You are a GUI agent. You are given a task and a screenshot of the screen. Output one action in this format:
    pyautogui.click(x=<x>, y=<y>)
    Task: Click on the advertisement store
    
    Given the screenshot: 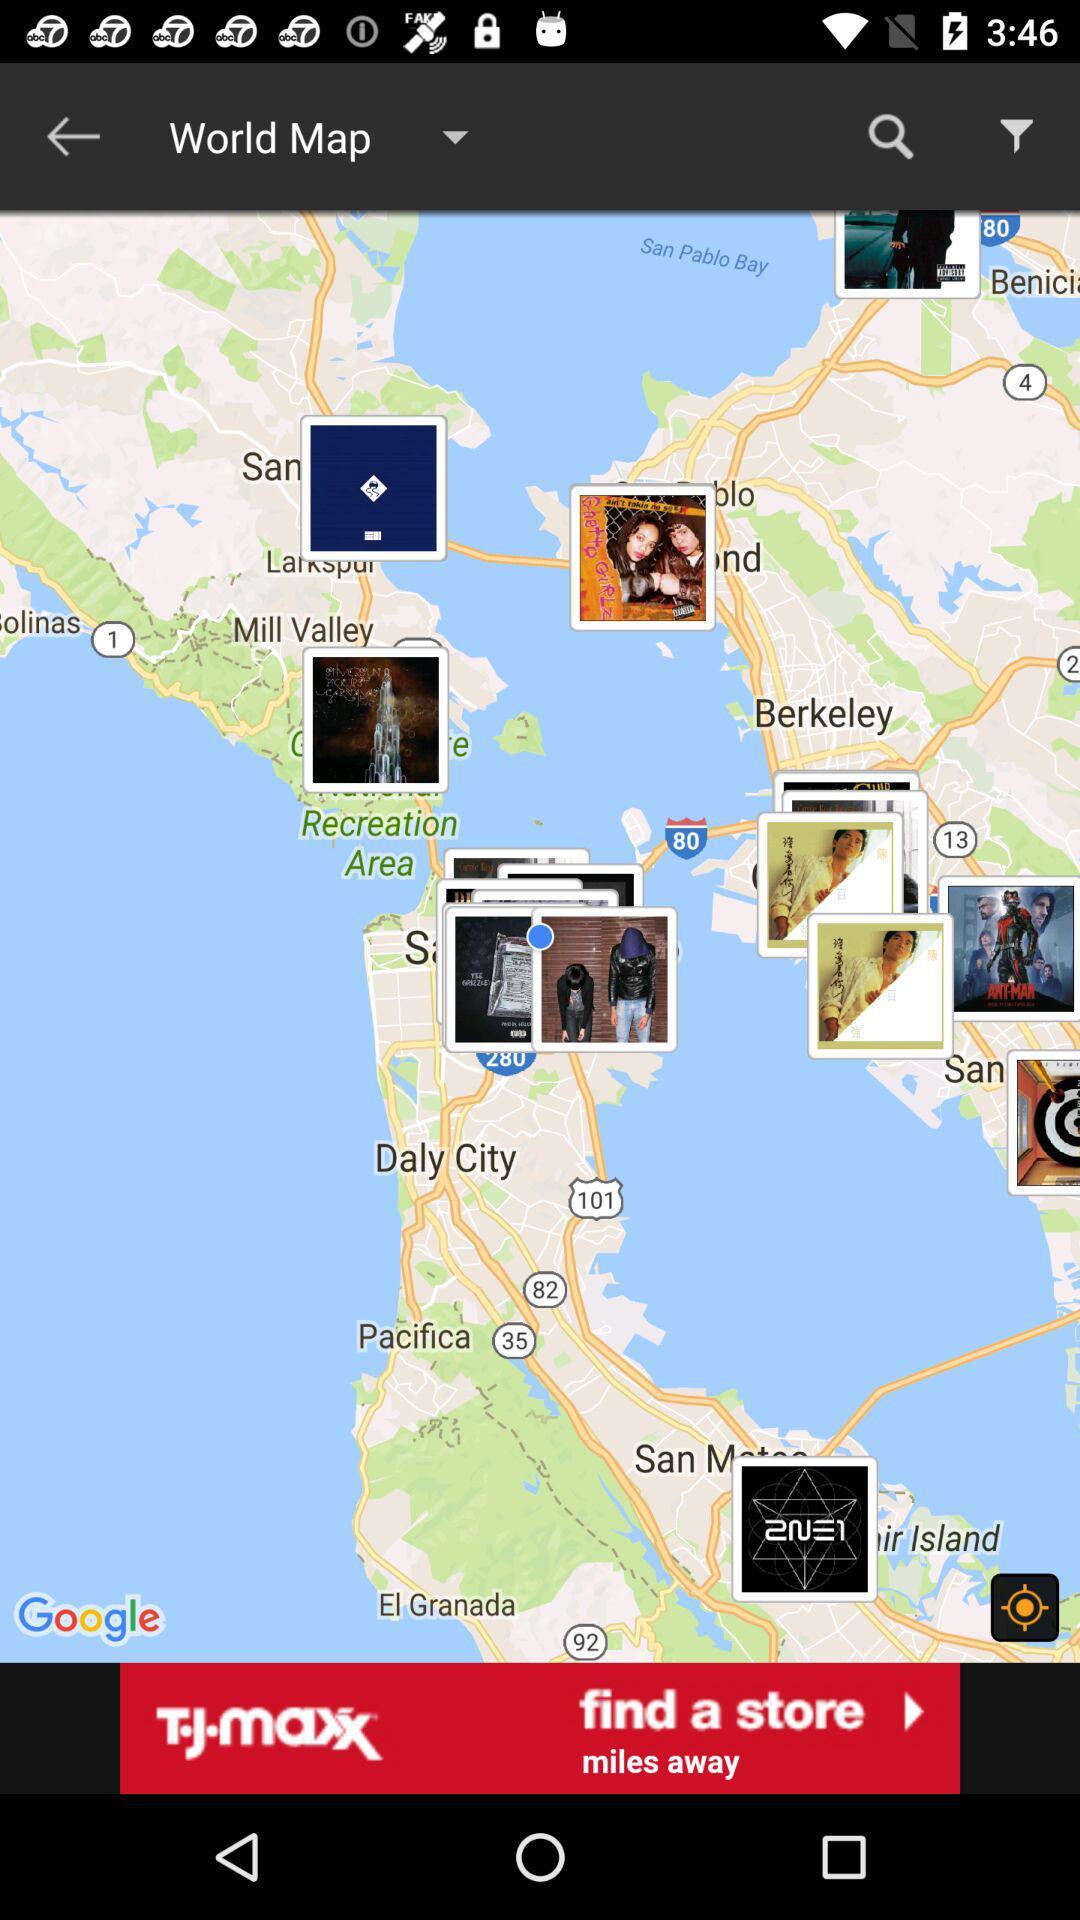 What is the action you would take?
    pyautogui.click(x=540, y=1727)
    